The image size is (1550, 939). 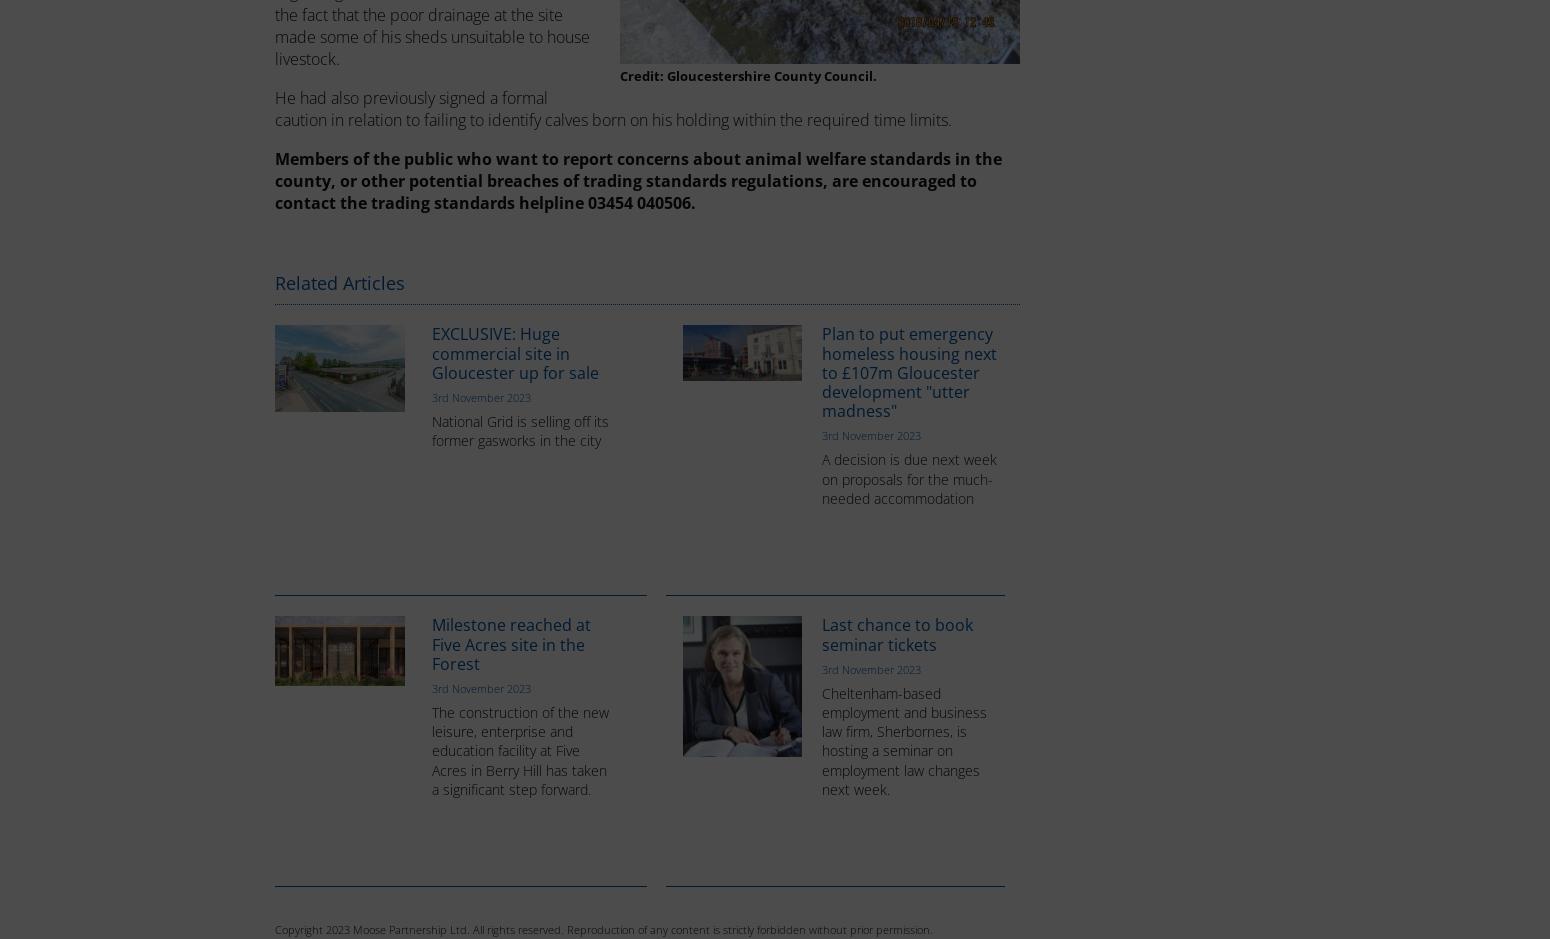 I want to click on 'Copyright 2023 Moose Partnership Ltd. All rights reserved. Reproduction of any content is strictly forbidden without prior permission.', so click(x=604, y=927).